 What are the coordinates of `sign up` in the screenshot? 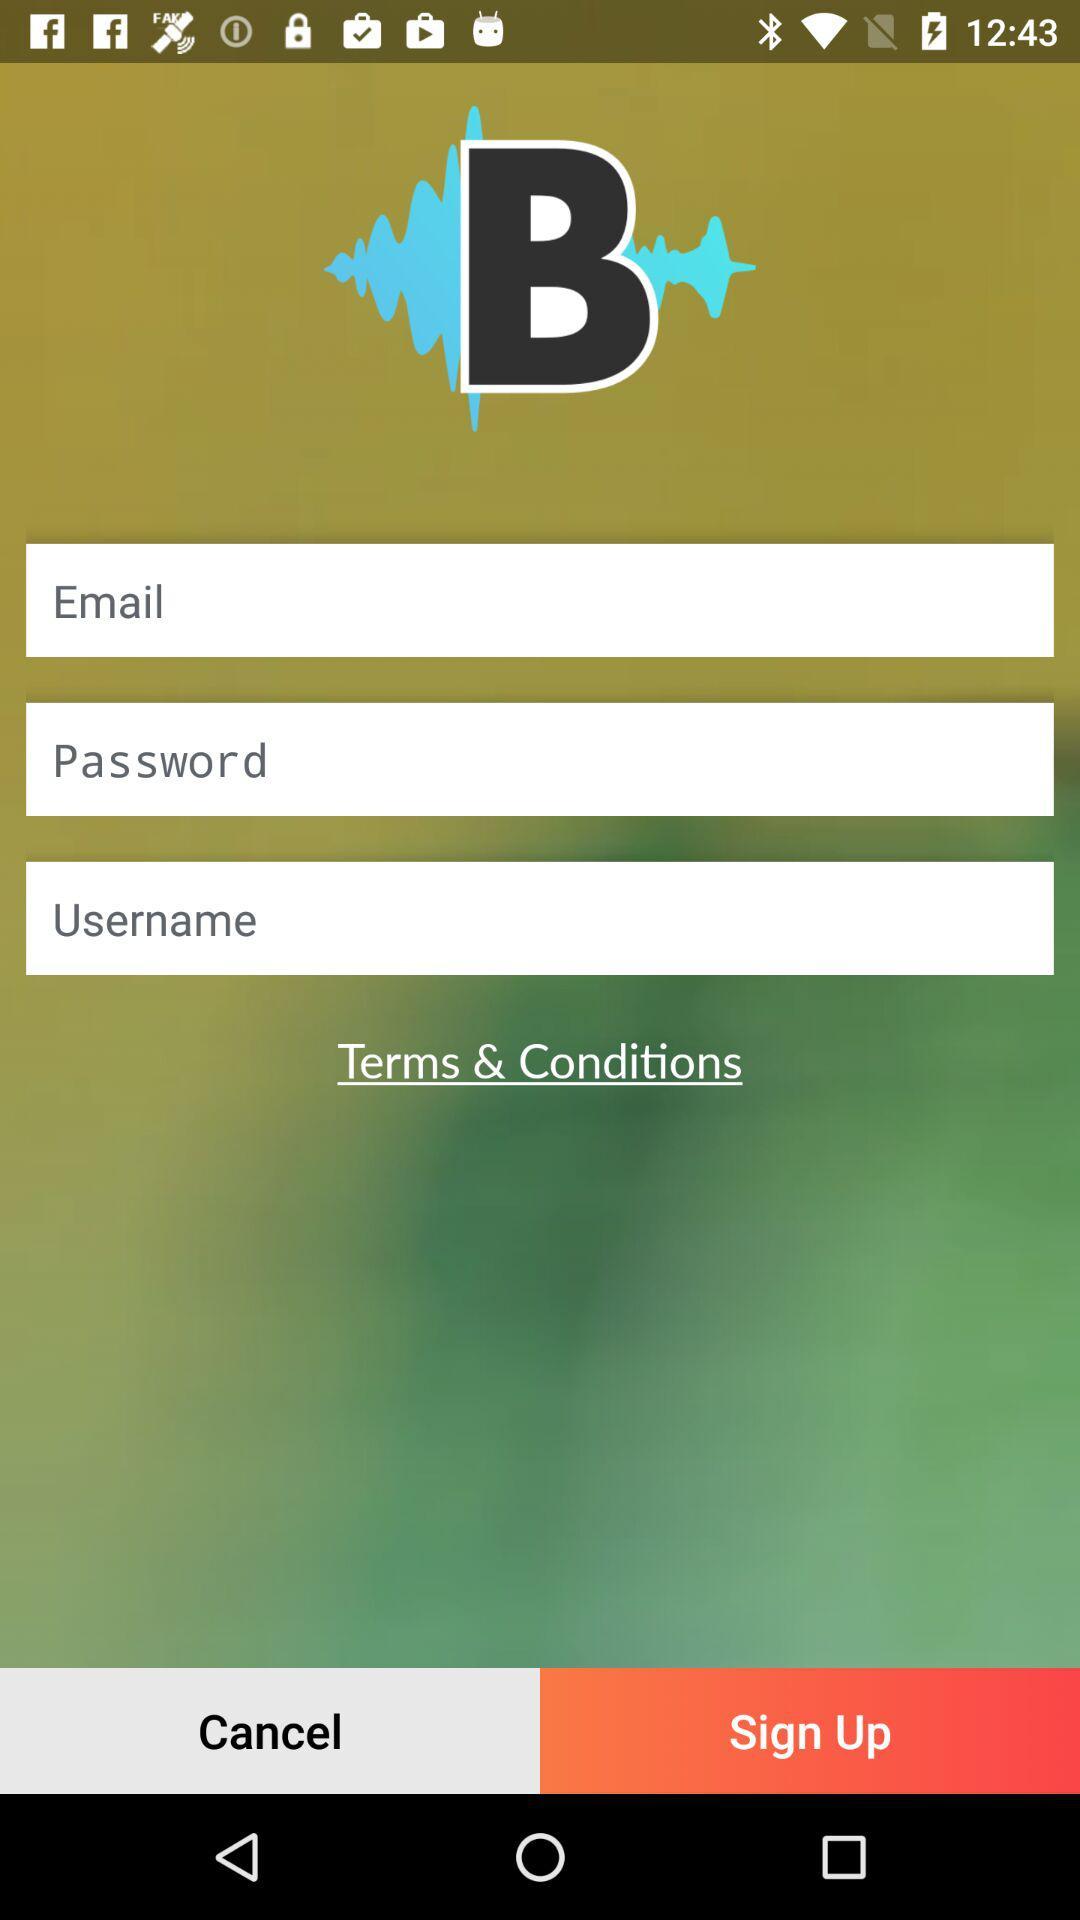 It's located at (810, 1730).